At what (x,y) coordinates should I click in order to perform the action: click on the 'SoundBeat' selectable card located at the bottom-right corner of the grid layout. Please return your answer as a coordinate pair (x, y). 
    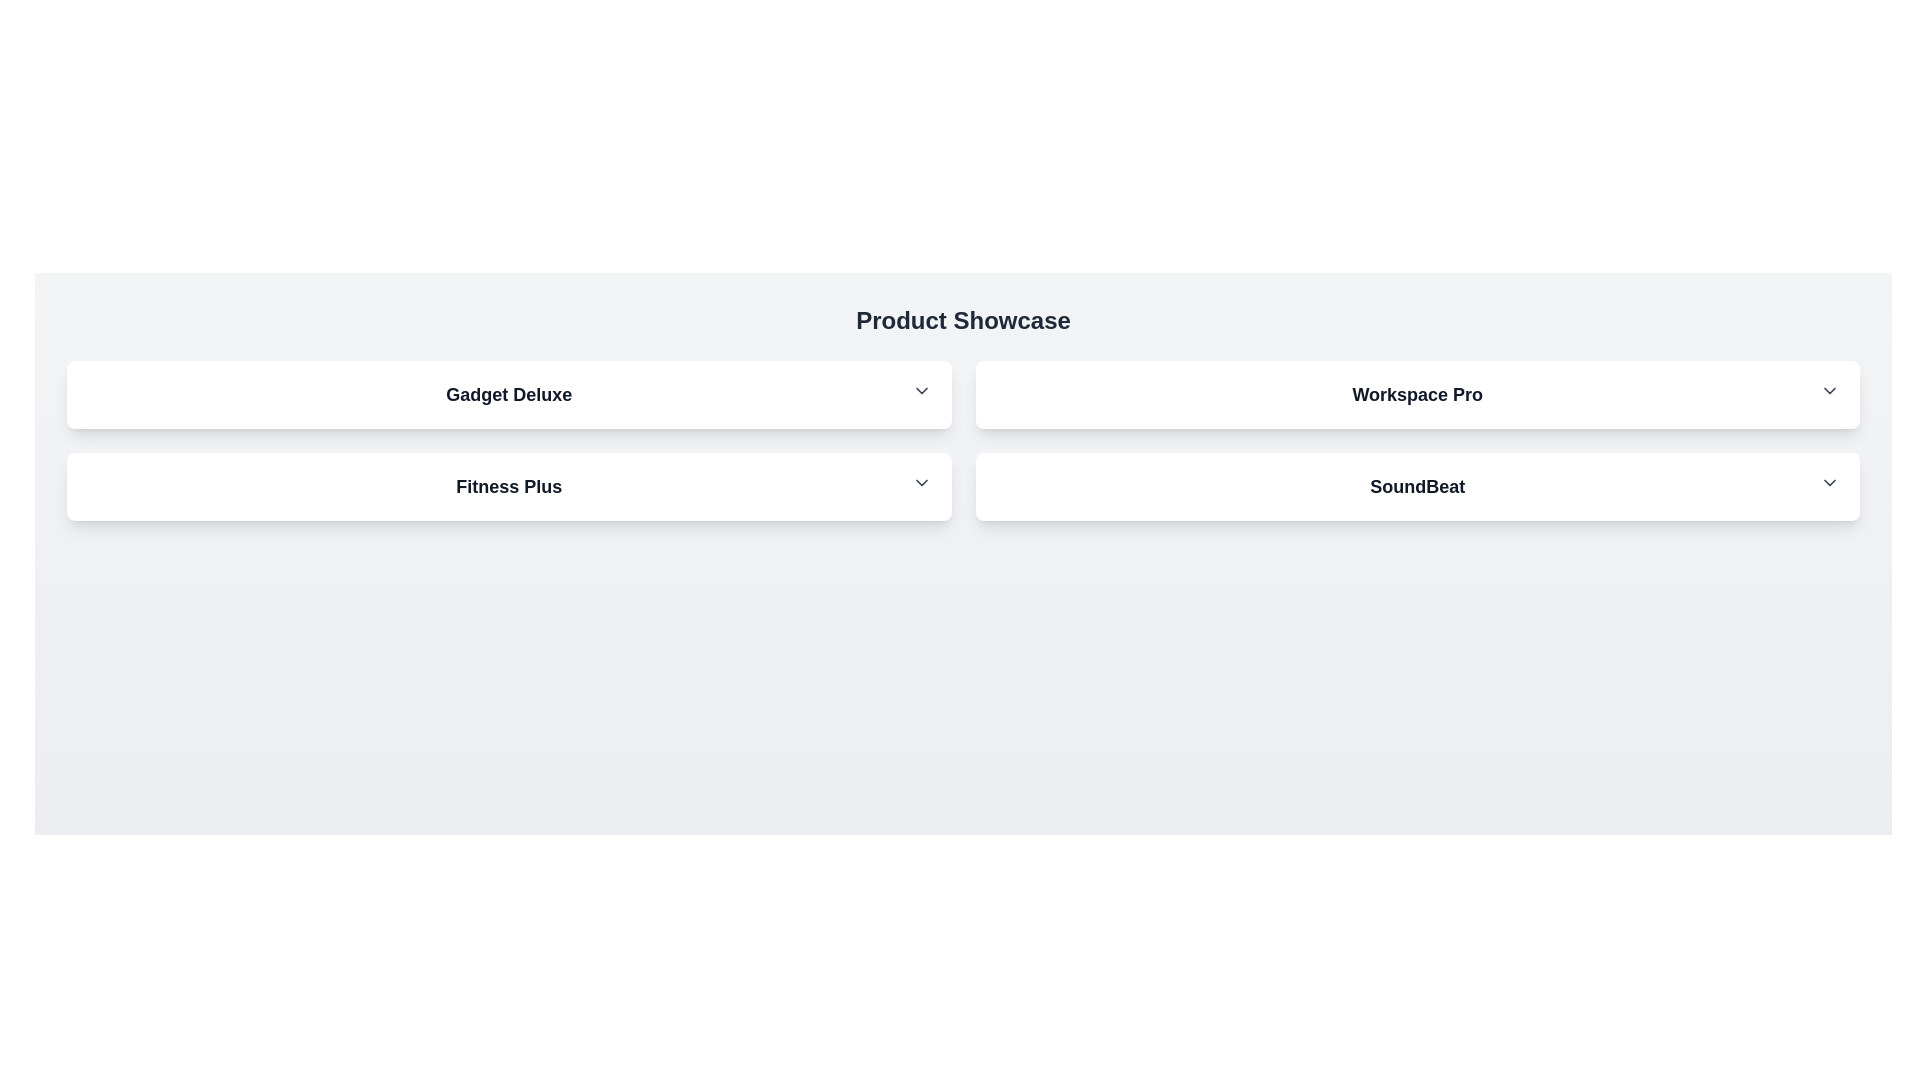
    Looking at the image, I should click on (1416, 486).